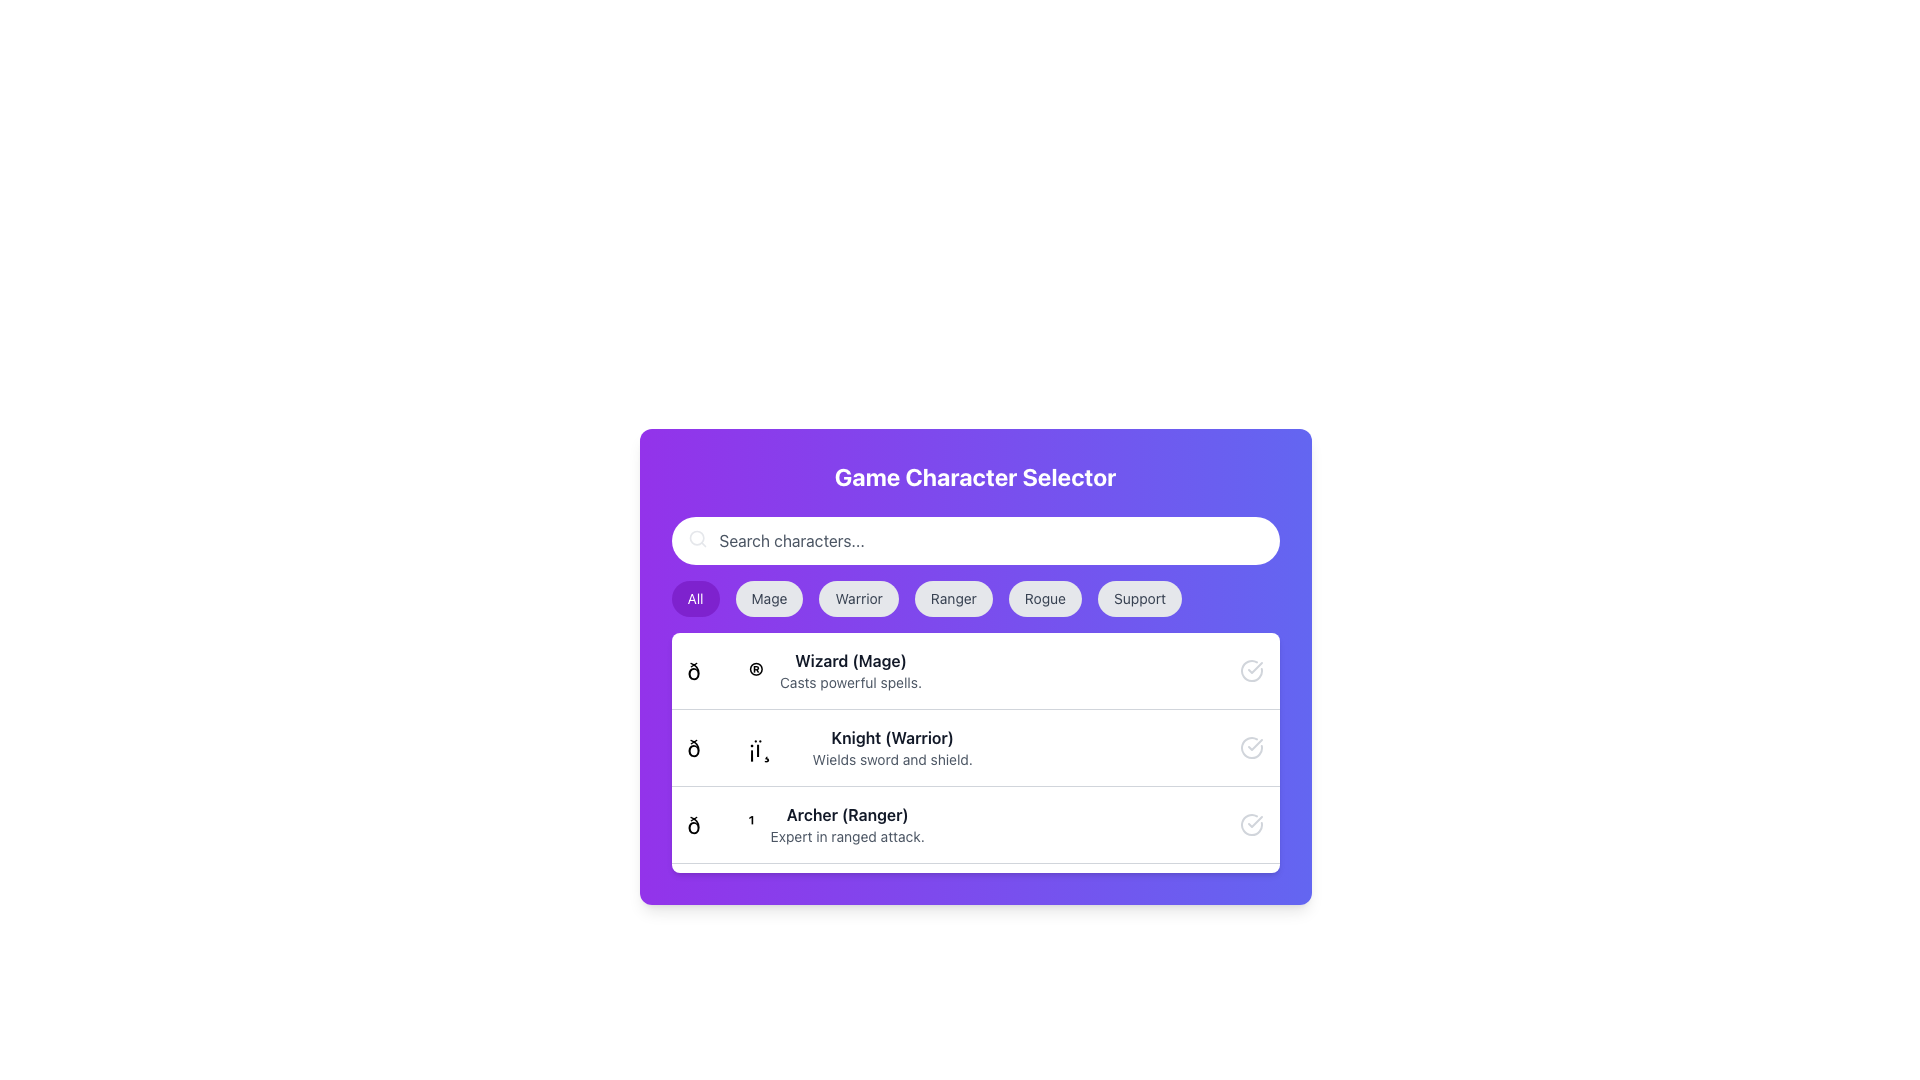 Image resolution: width=1920 pixels, height=1080 pixels. What do you see at coordinates (975, 671) in the screenshot?
I see `the first row of the list item titled 'Wizard (Mage)'` at bounding box center [975, 671].